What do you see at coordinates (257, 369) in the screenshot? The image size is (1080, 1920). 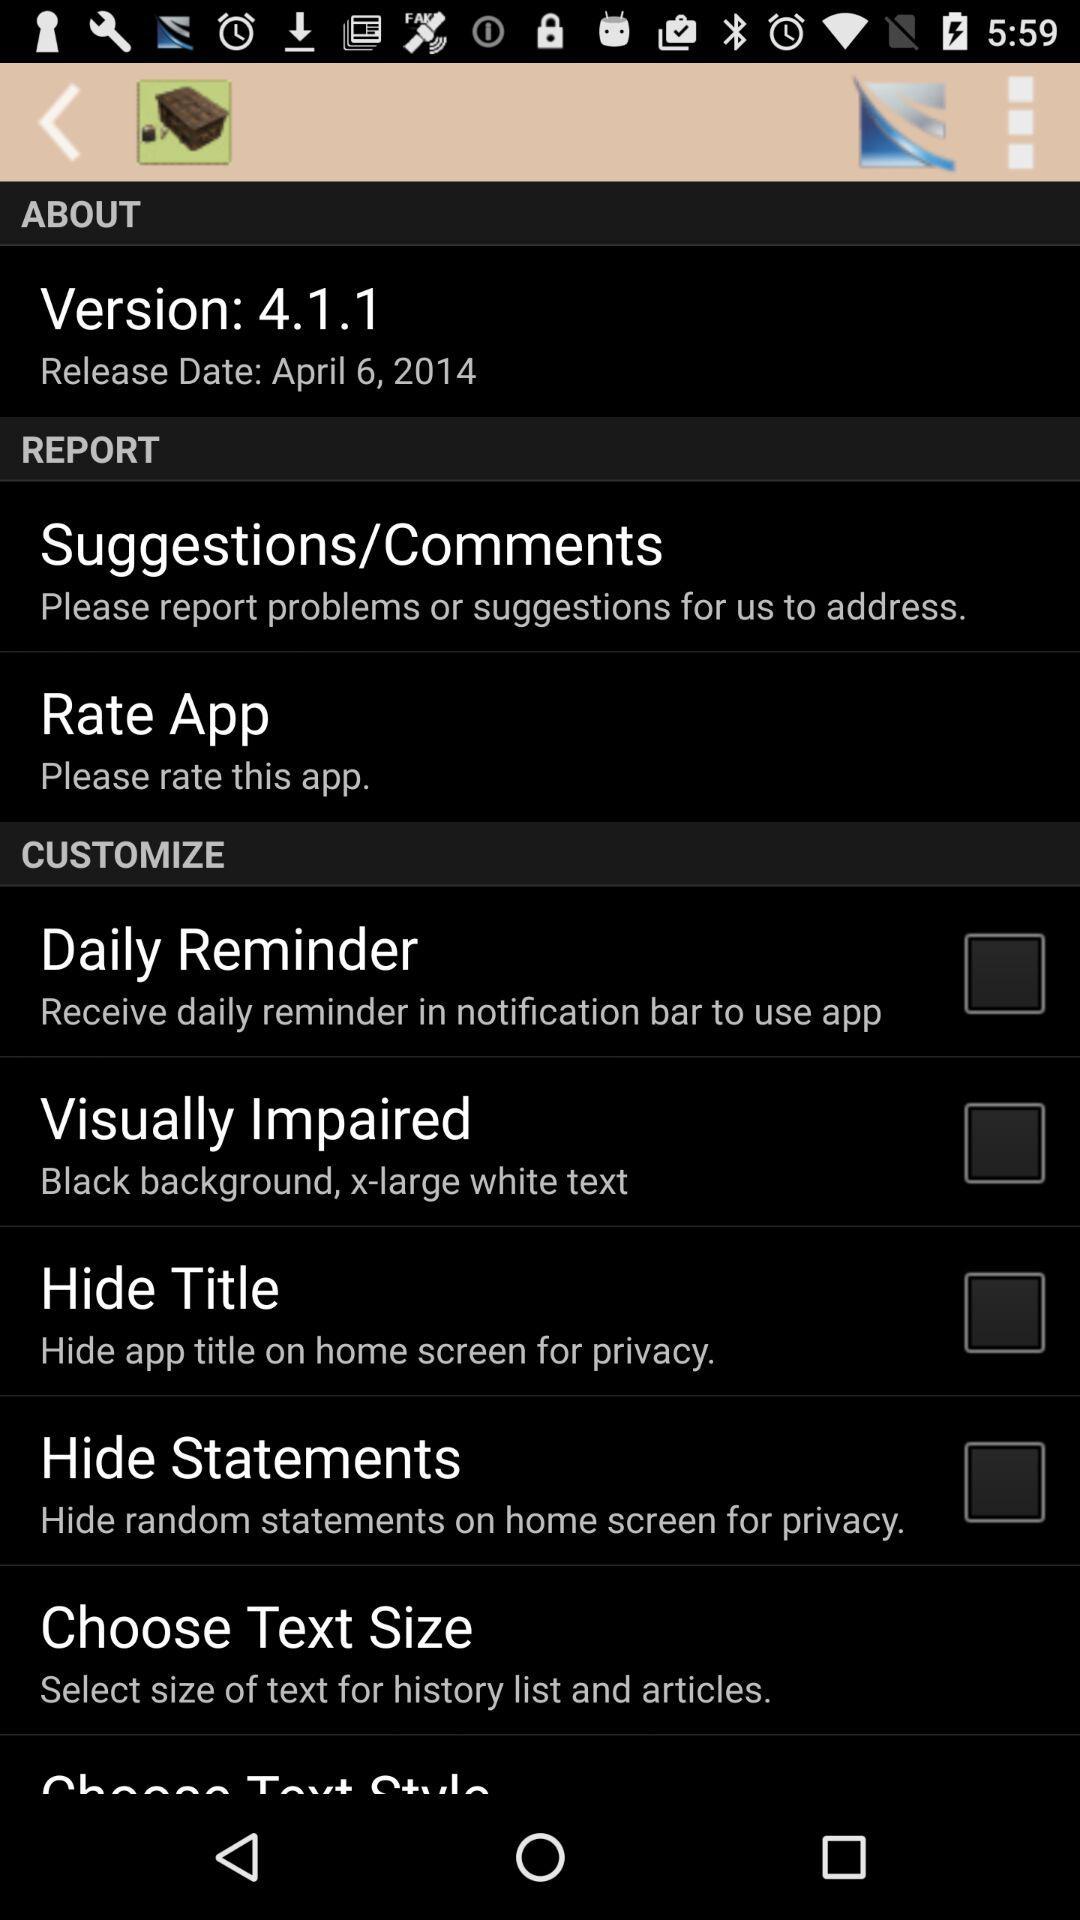 I see `item above the report icon` at bounding box center [257, 369].